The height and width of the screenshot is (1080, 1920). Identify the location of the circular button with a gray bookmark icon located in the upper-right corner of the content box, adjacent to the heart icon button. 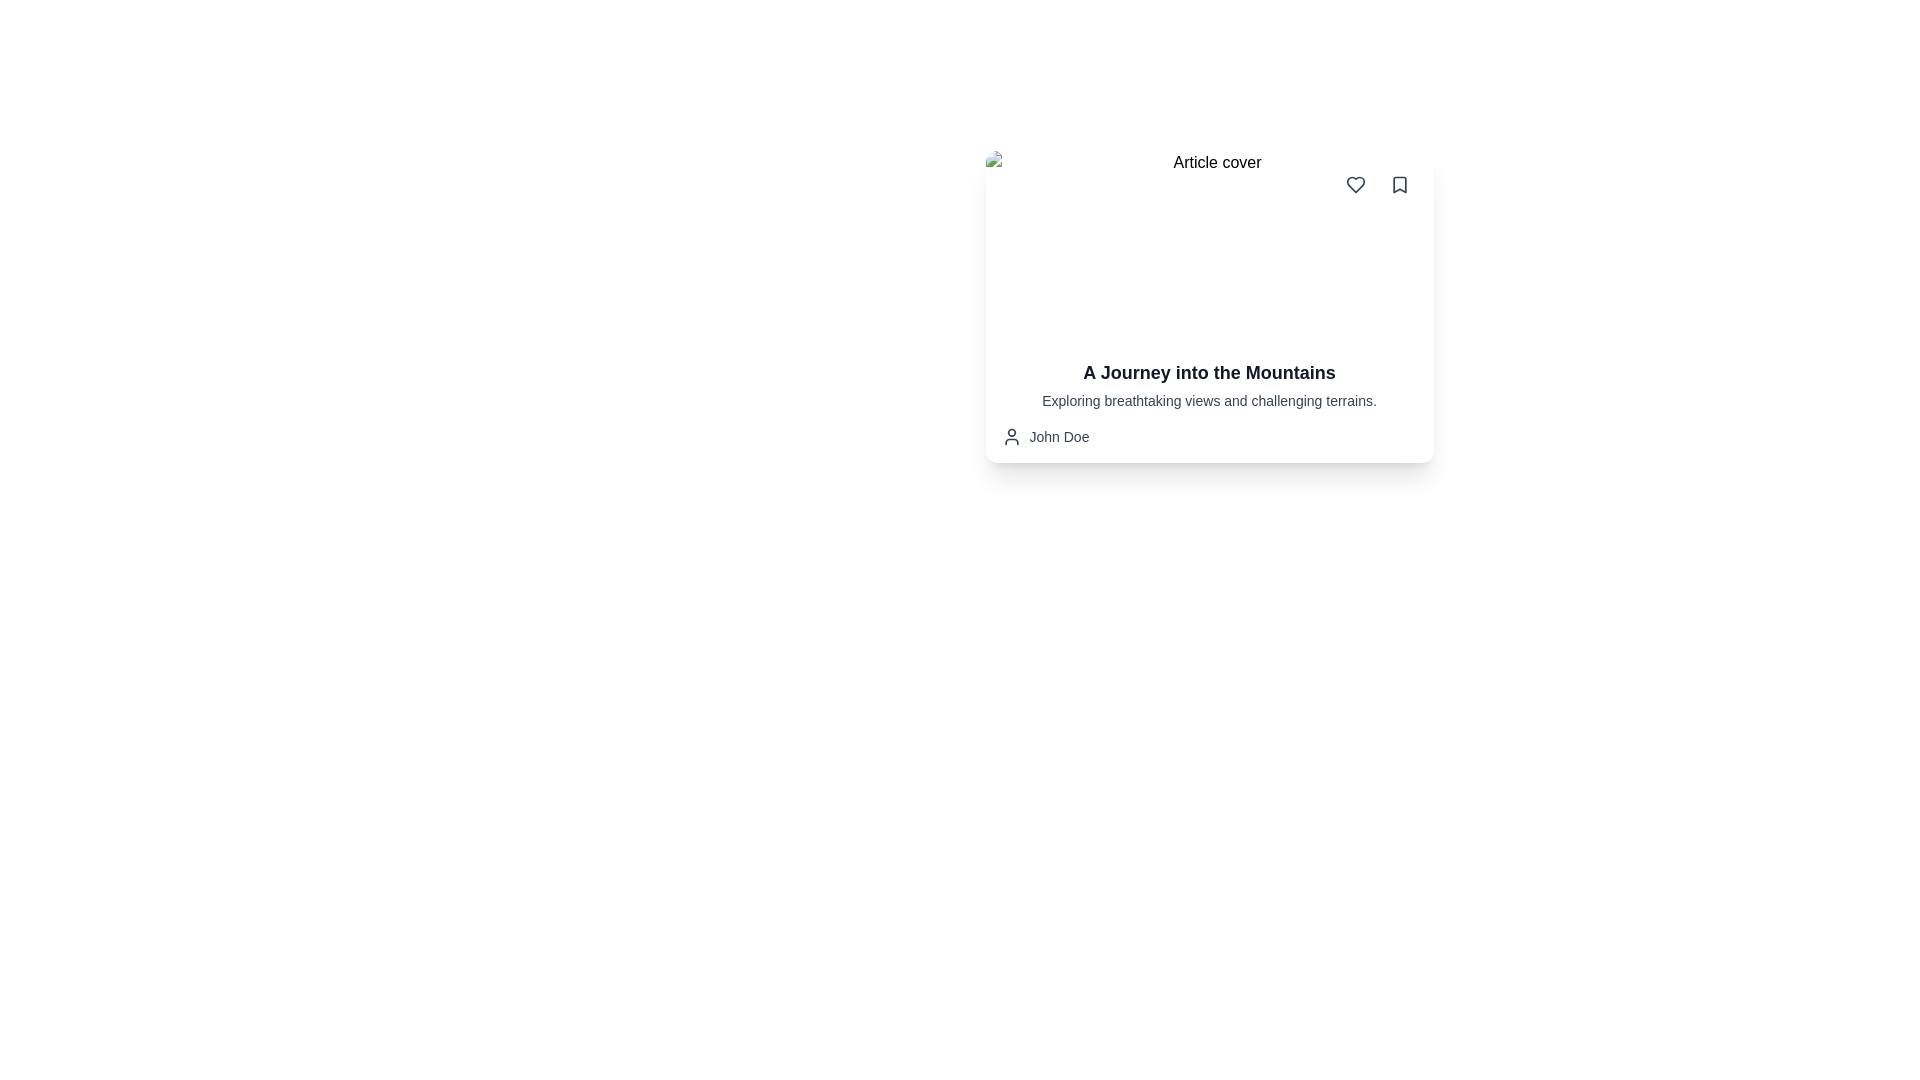
(1398, 185).